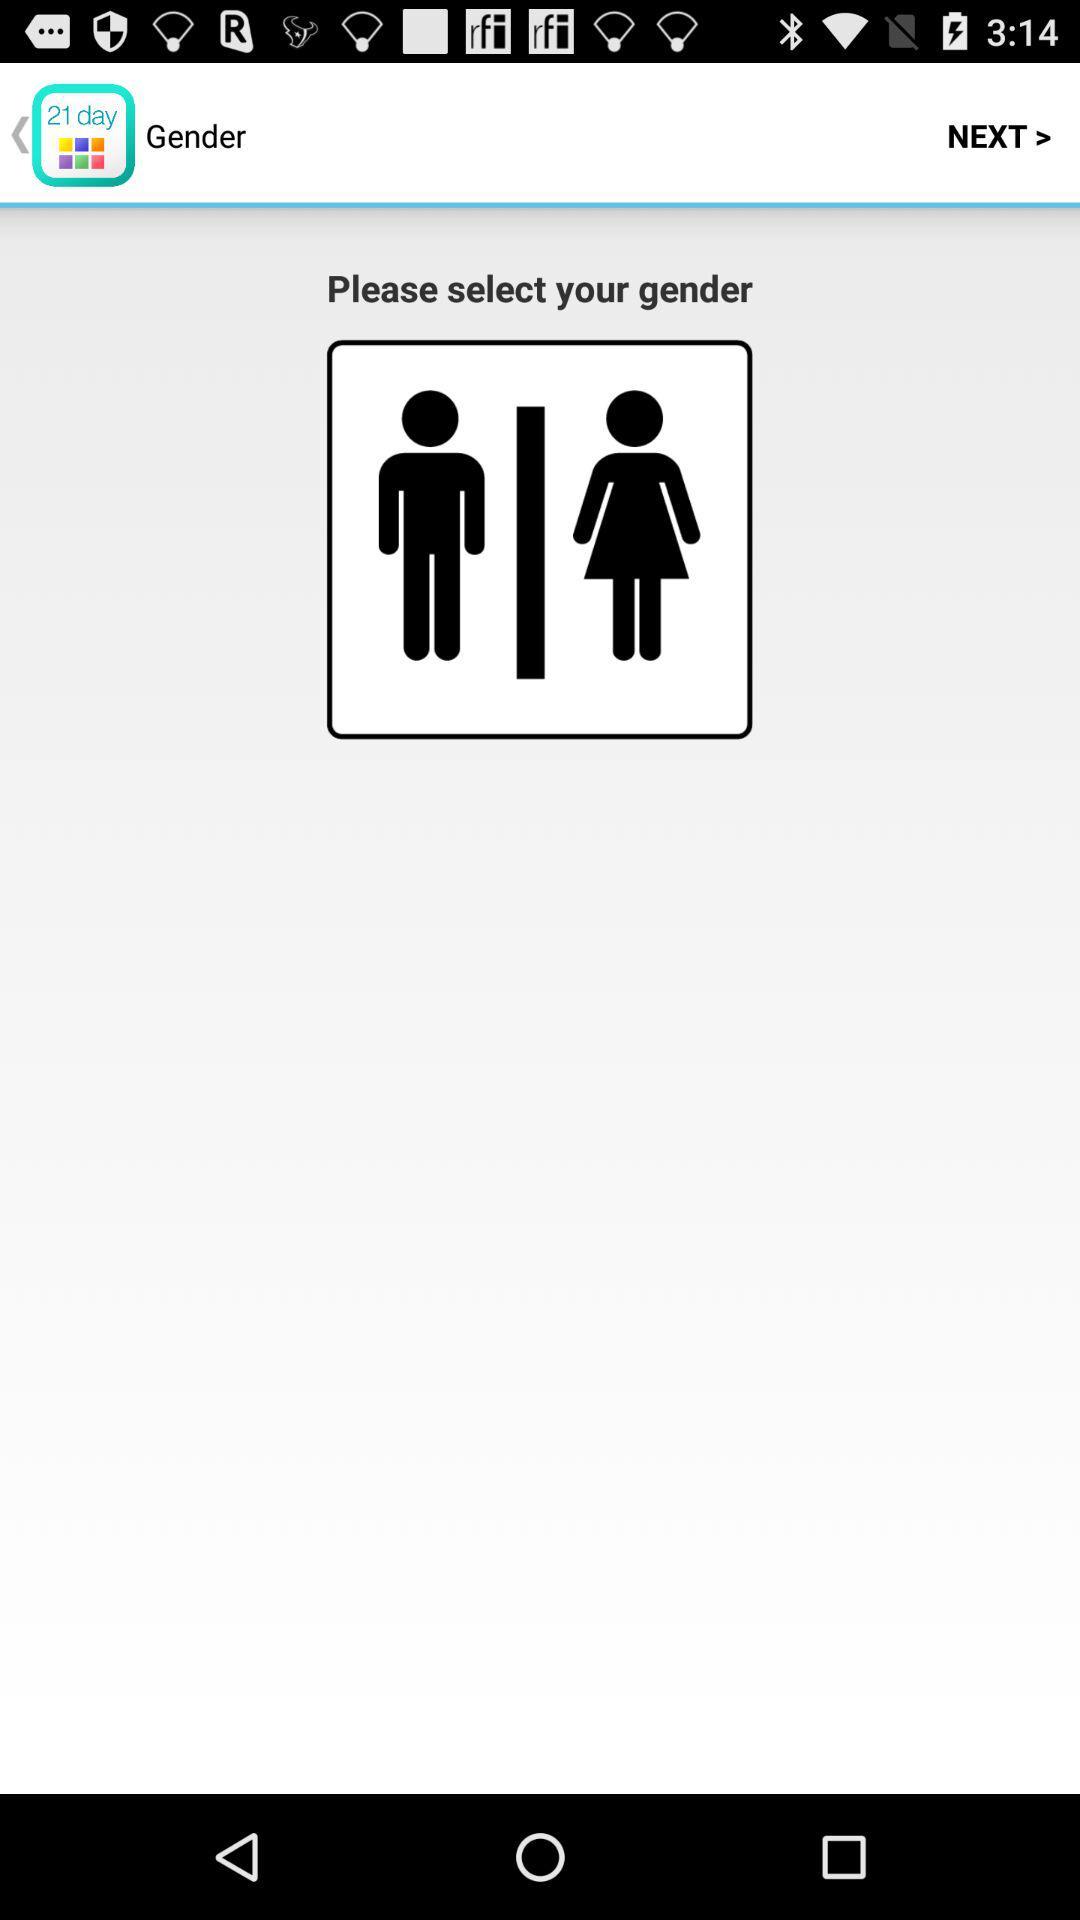  I want to click on image button, so click(636, 525).